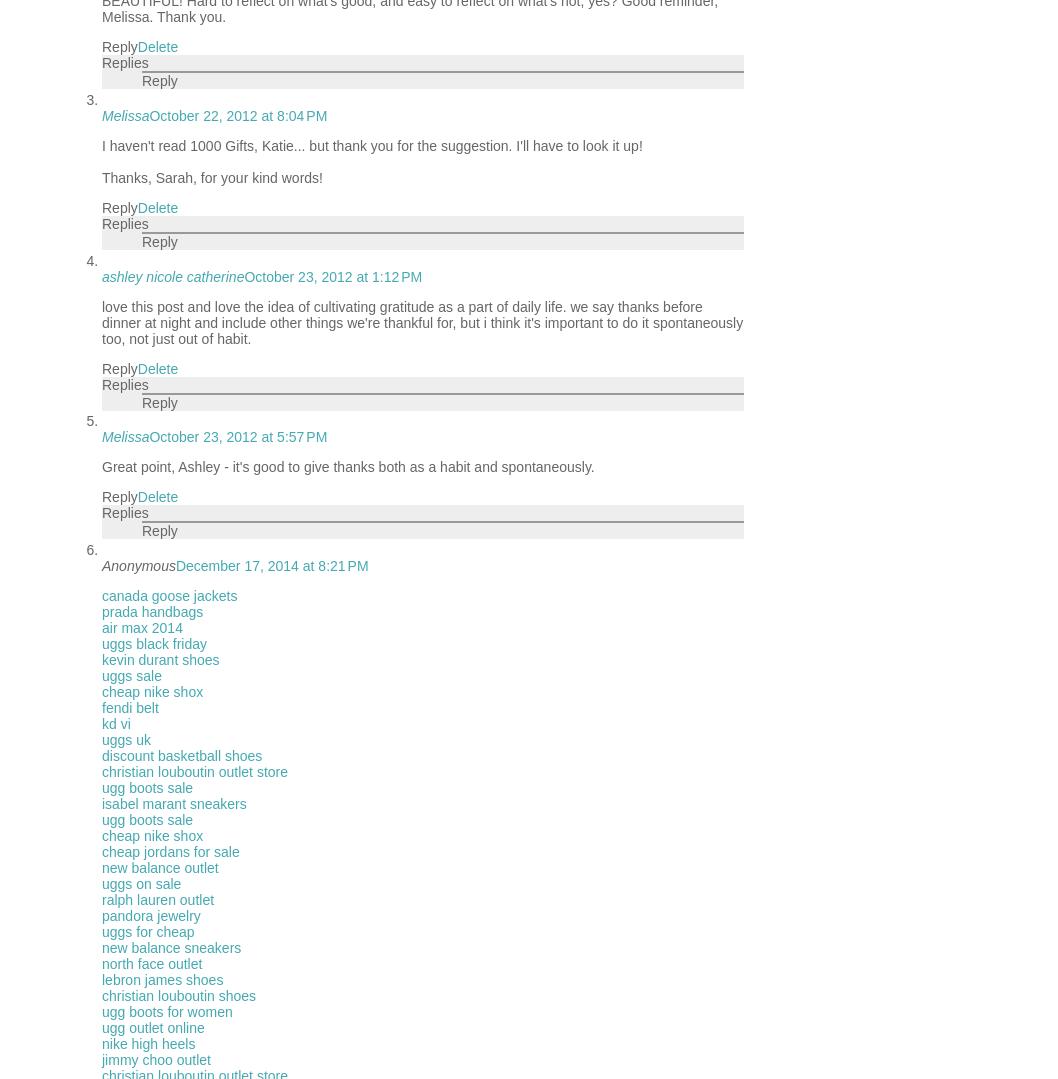 This screenshot has height=1079, width=1058. What do you see at coordinates (171, 276) in the screenshot?
I see `'ashley nicole catherine'` at bounding box center [171, 276].